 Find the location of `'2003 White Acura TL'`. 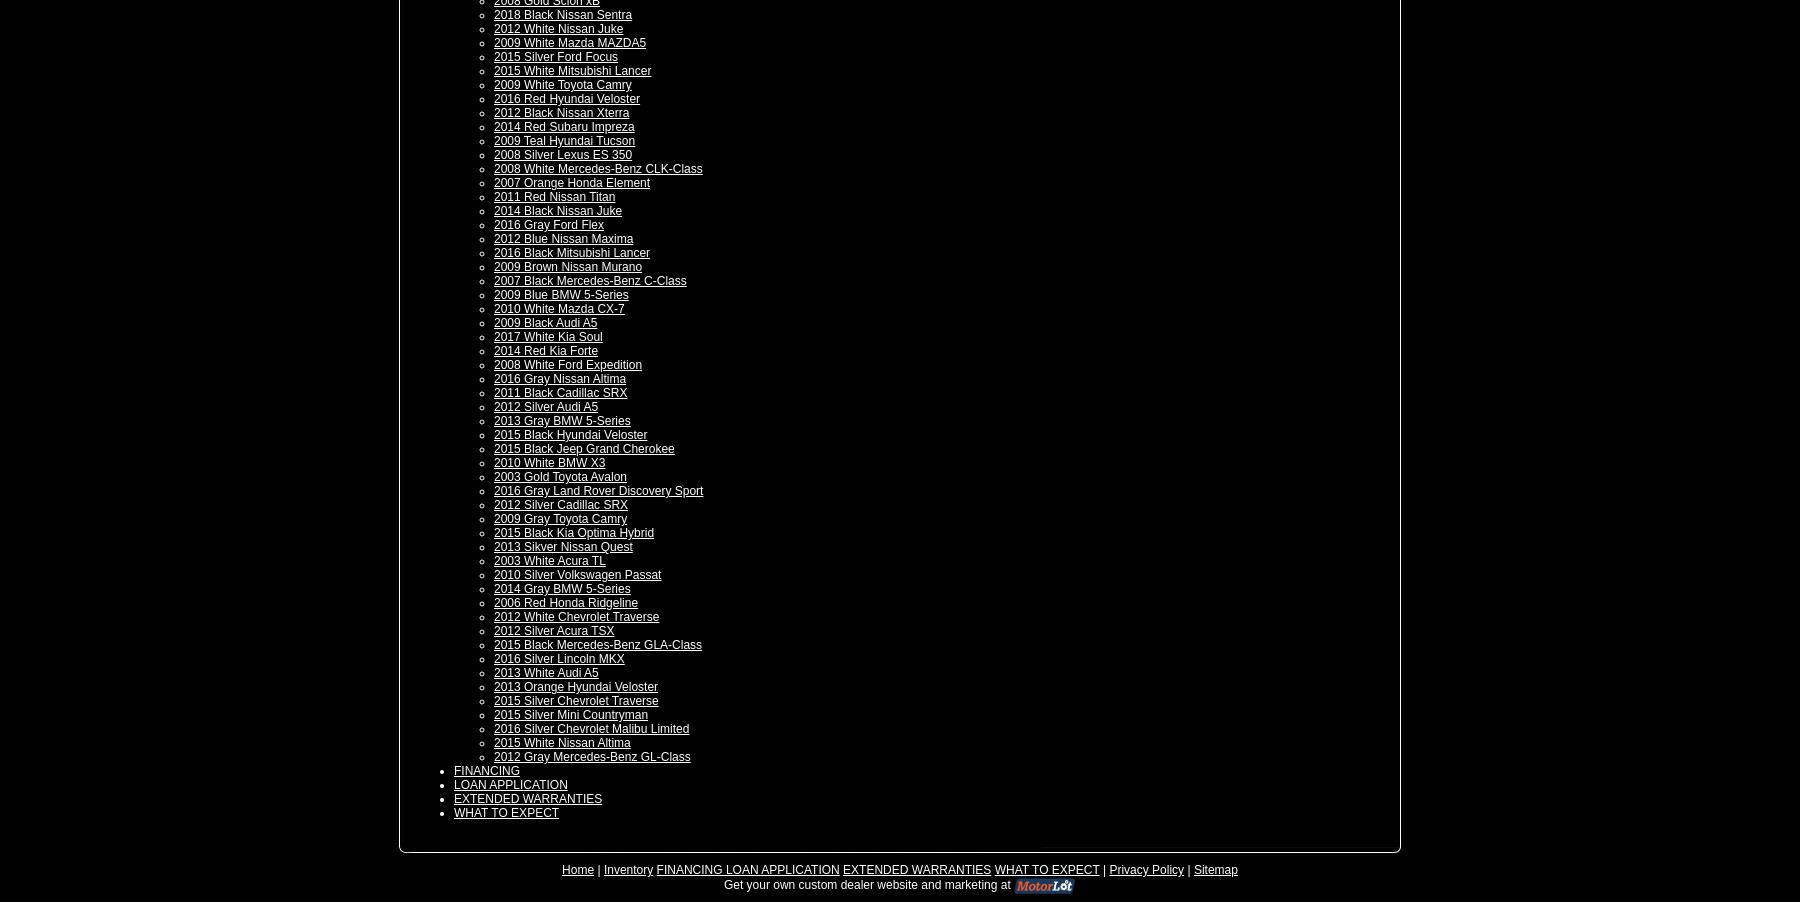

'2003 White Acura TL' is located at coordinates (548, 561).